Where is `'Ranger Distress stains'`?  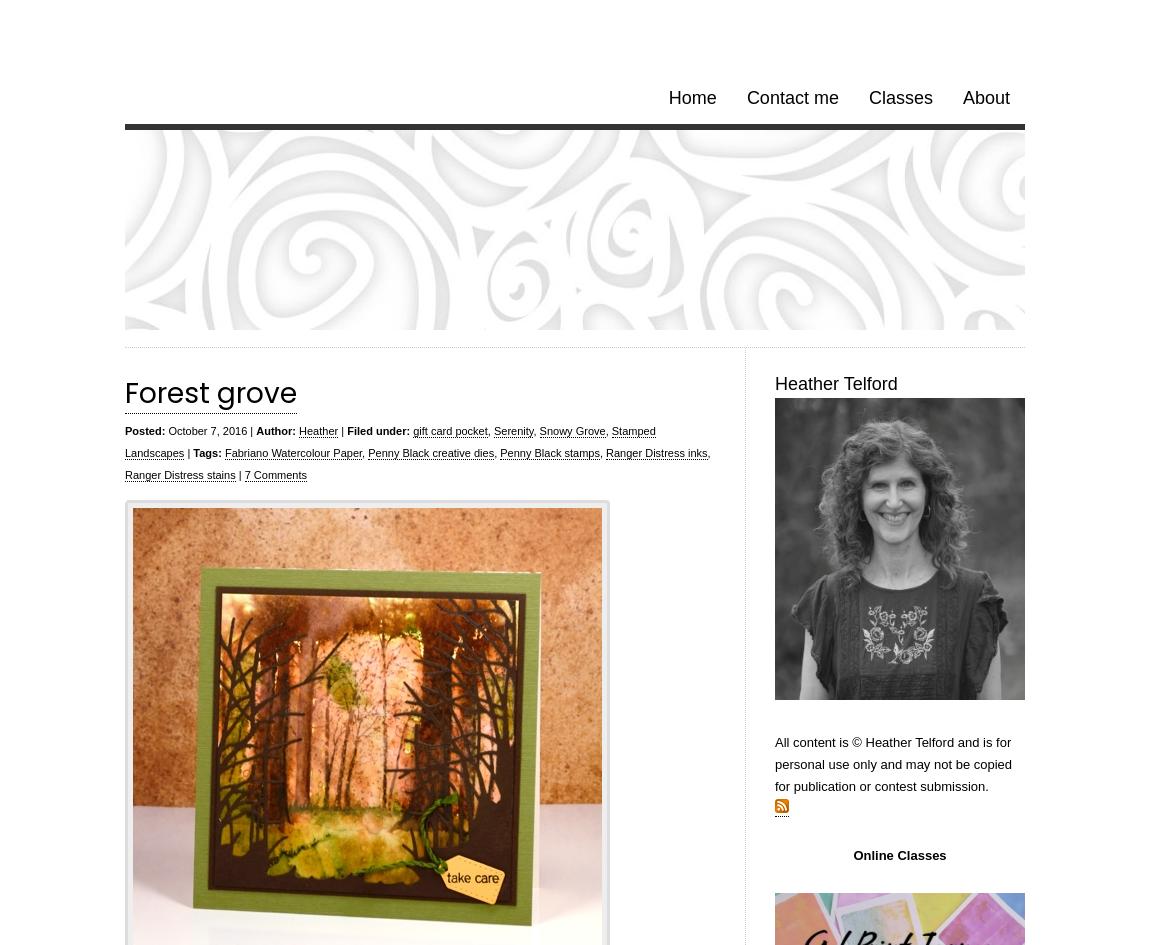 'Ranger Distress stains' is located at coordinates (178, 473).